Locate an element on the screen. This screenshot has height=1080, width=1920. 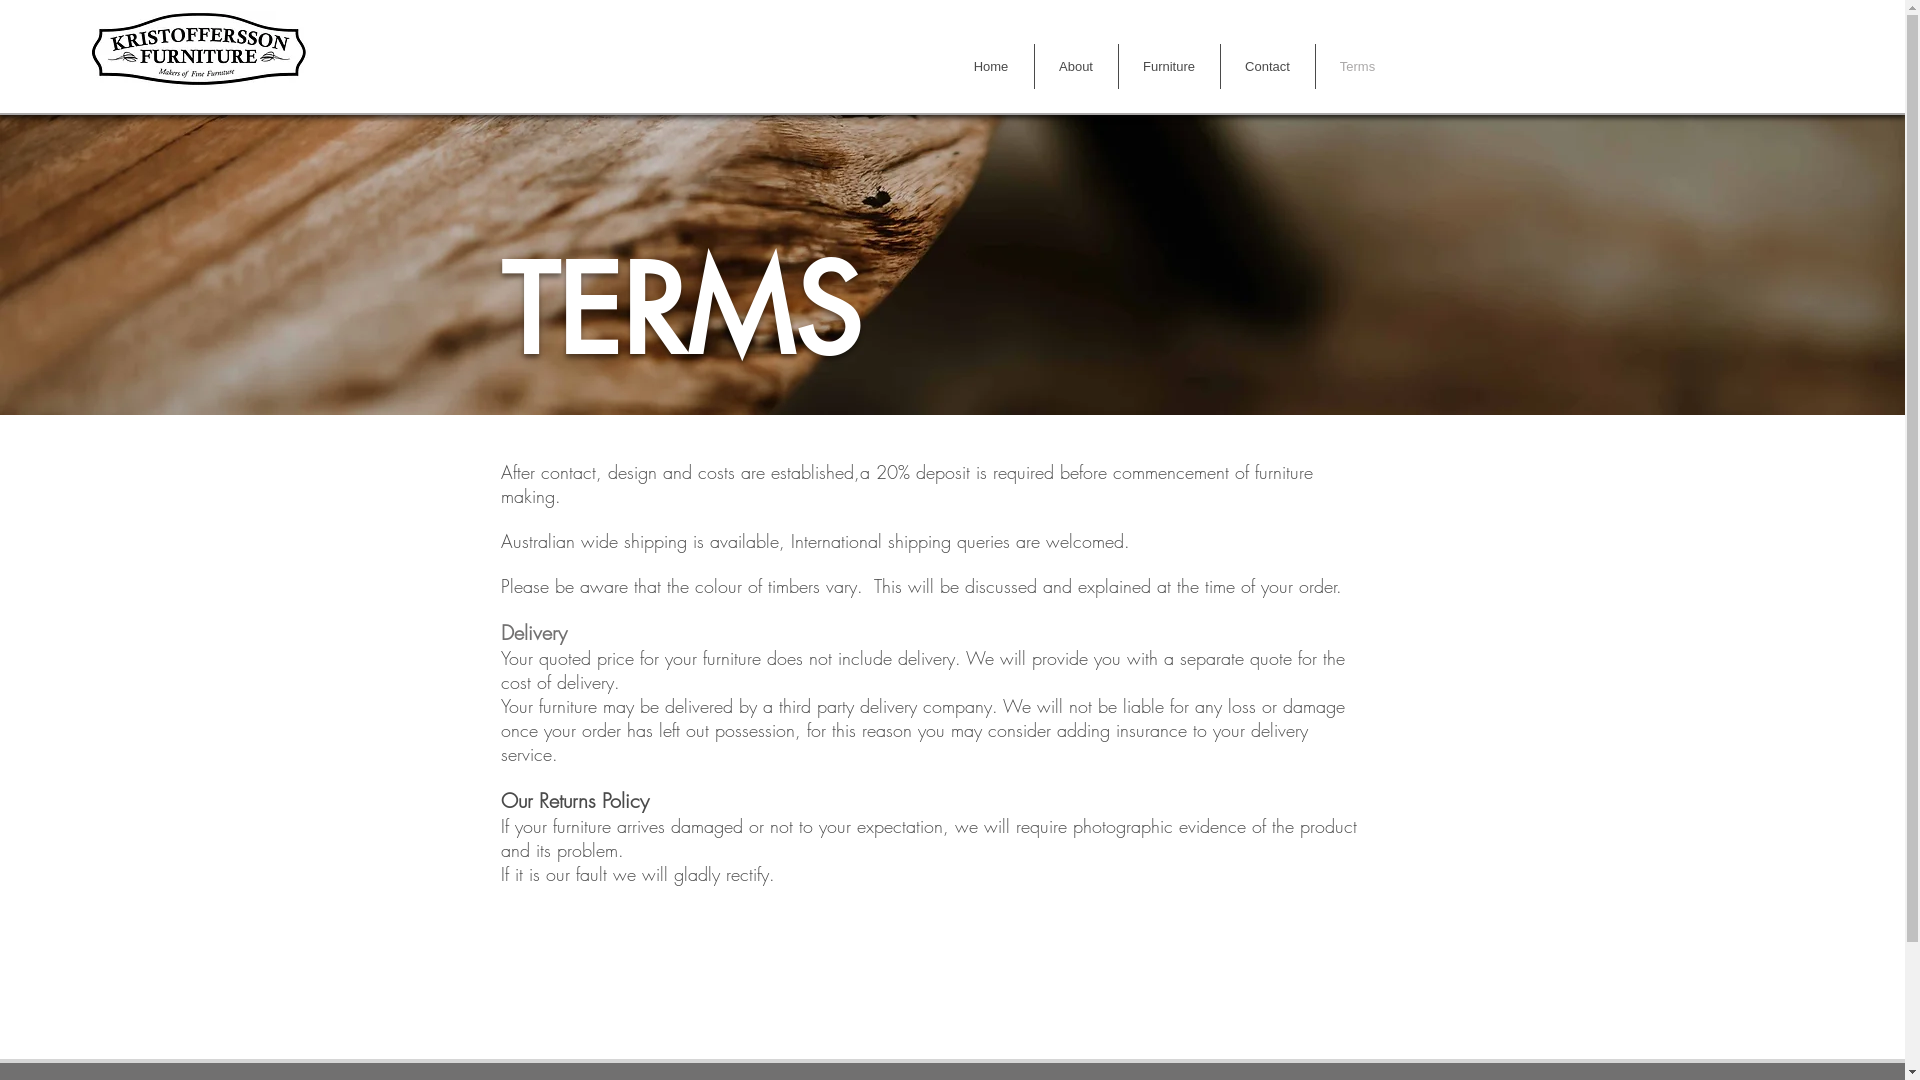
'Home' is located at coordinates (947, 65).